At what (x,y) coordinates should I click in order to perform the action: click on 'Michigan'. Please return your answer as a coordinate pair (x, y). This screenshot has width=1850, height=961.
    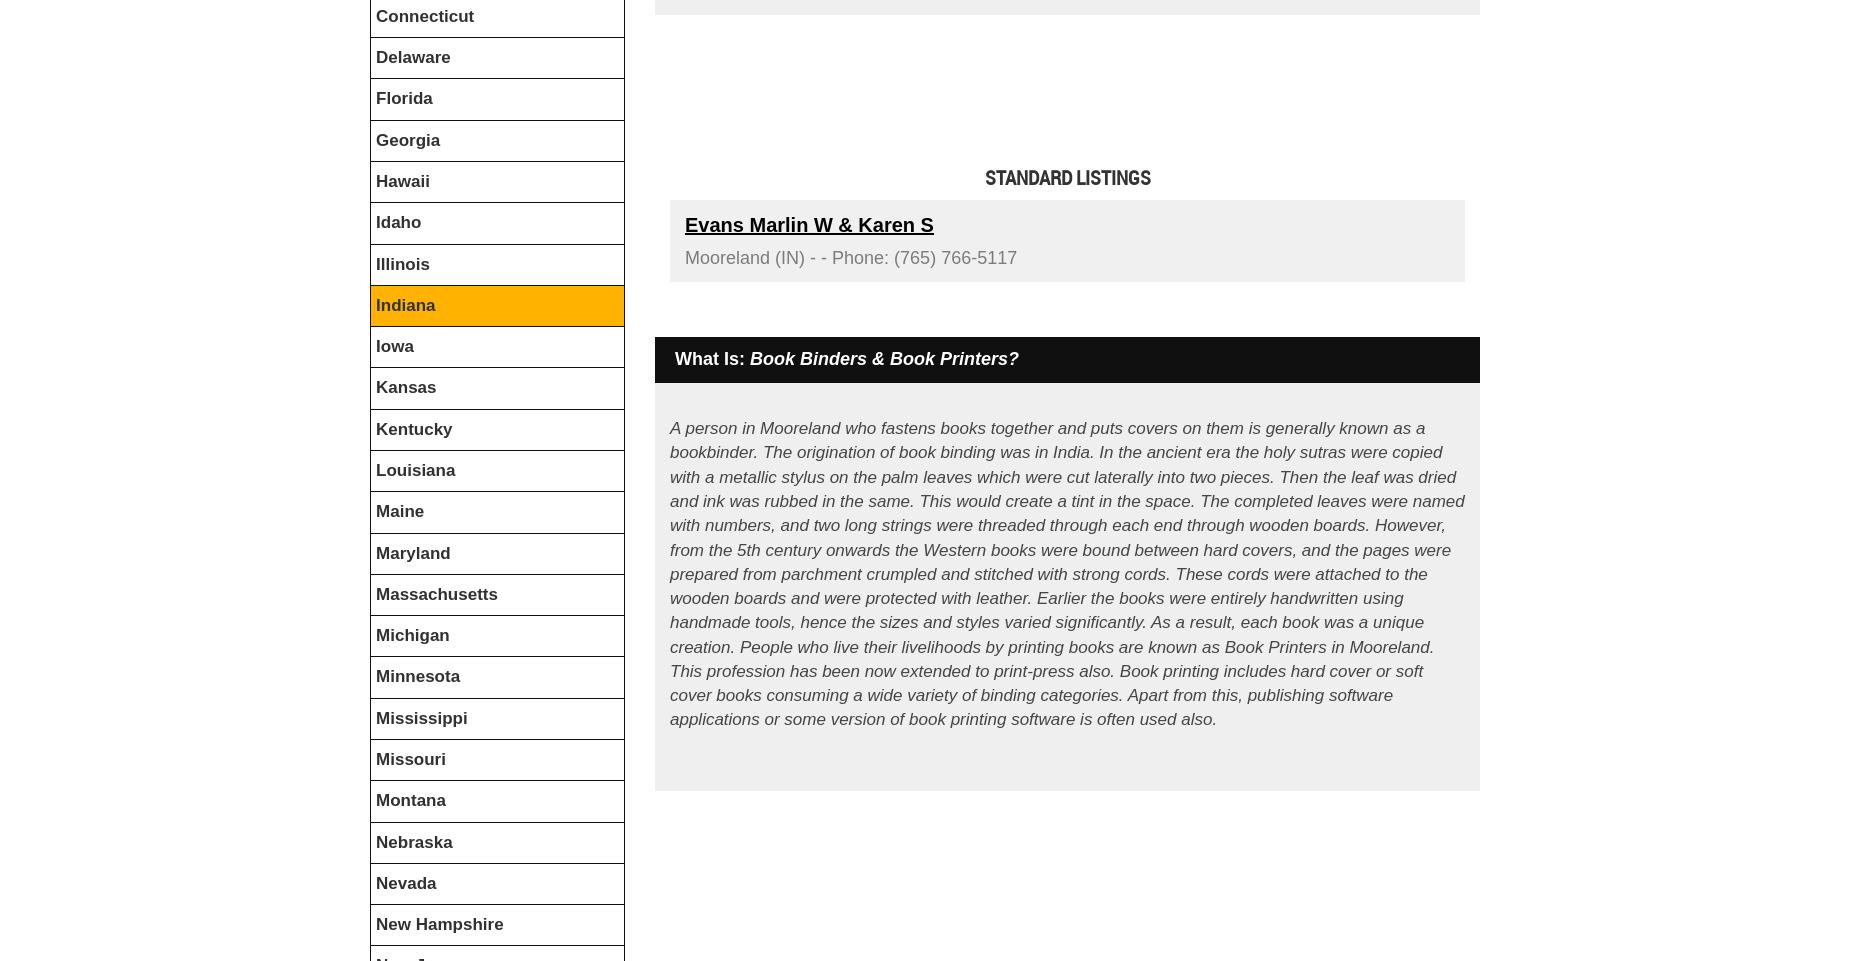
    Looking at the image, I should click on (411, 635).